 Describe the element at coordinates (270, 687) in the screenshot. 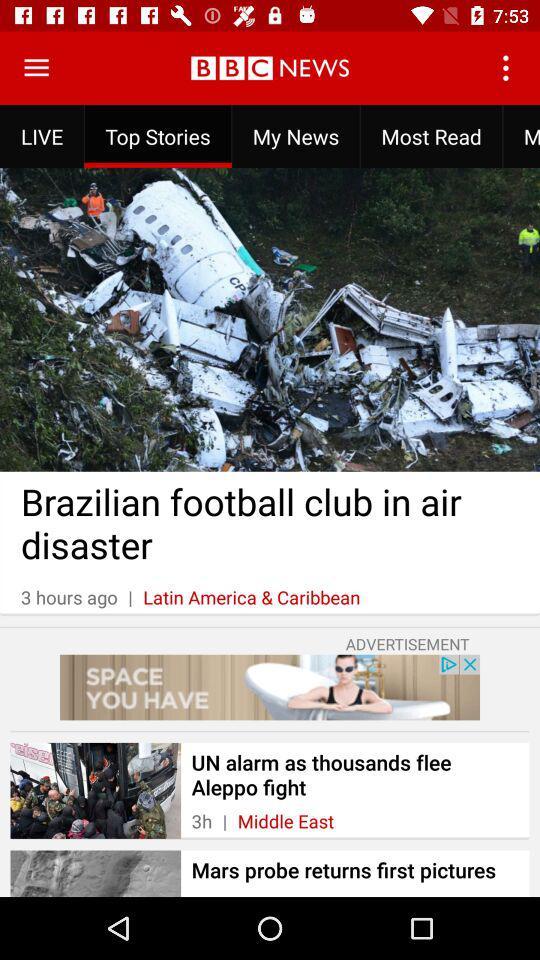

I see `open advertisement` at that location.